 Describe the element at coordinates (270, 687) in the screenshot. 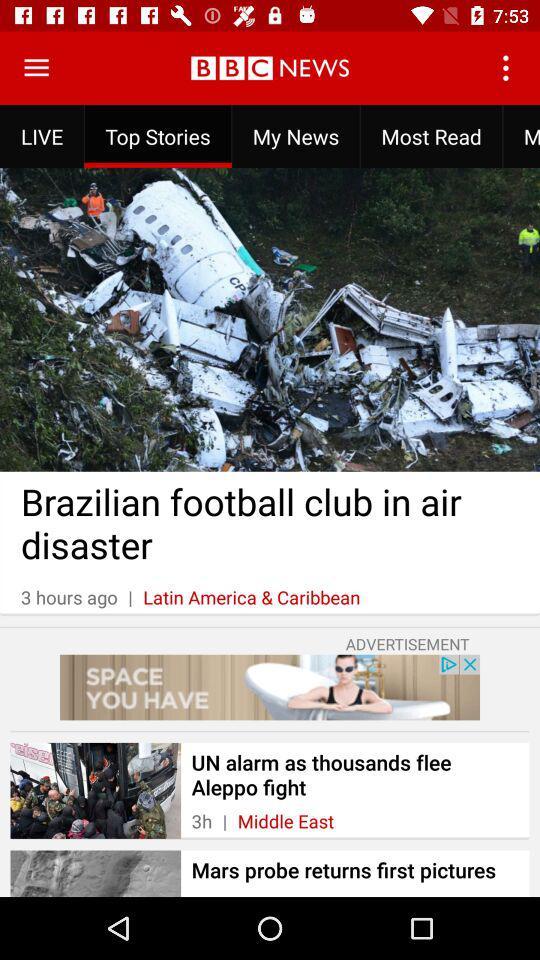

I see `open advertisement` at that location.